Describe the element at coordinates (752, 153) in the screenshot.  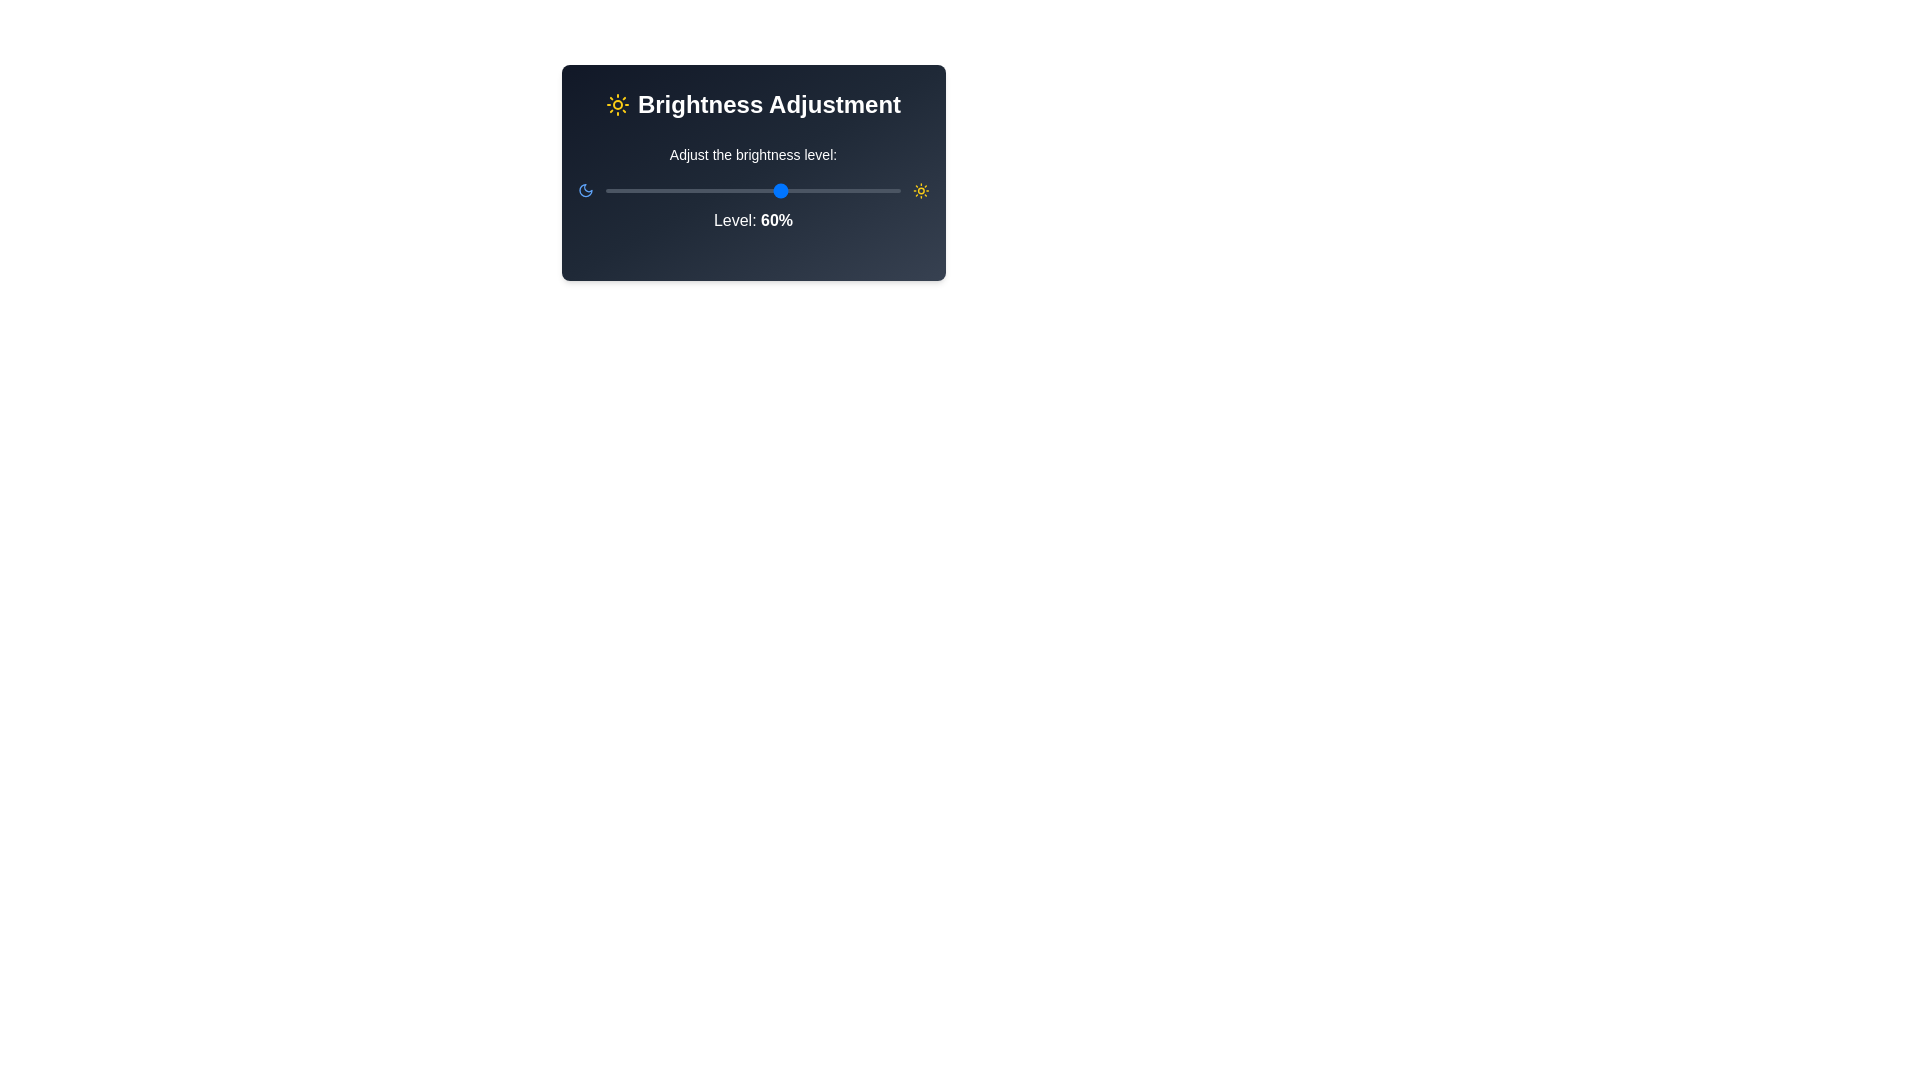
I see `the text label that says 'Adjust the brightness level:' located in the top-middle area of the 'Brightness Adjustment' panel` at that location.